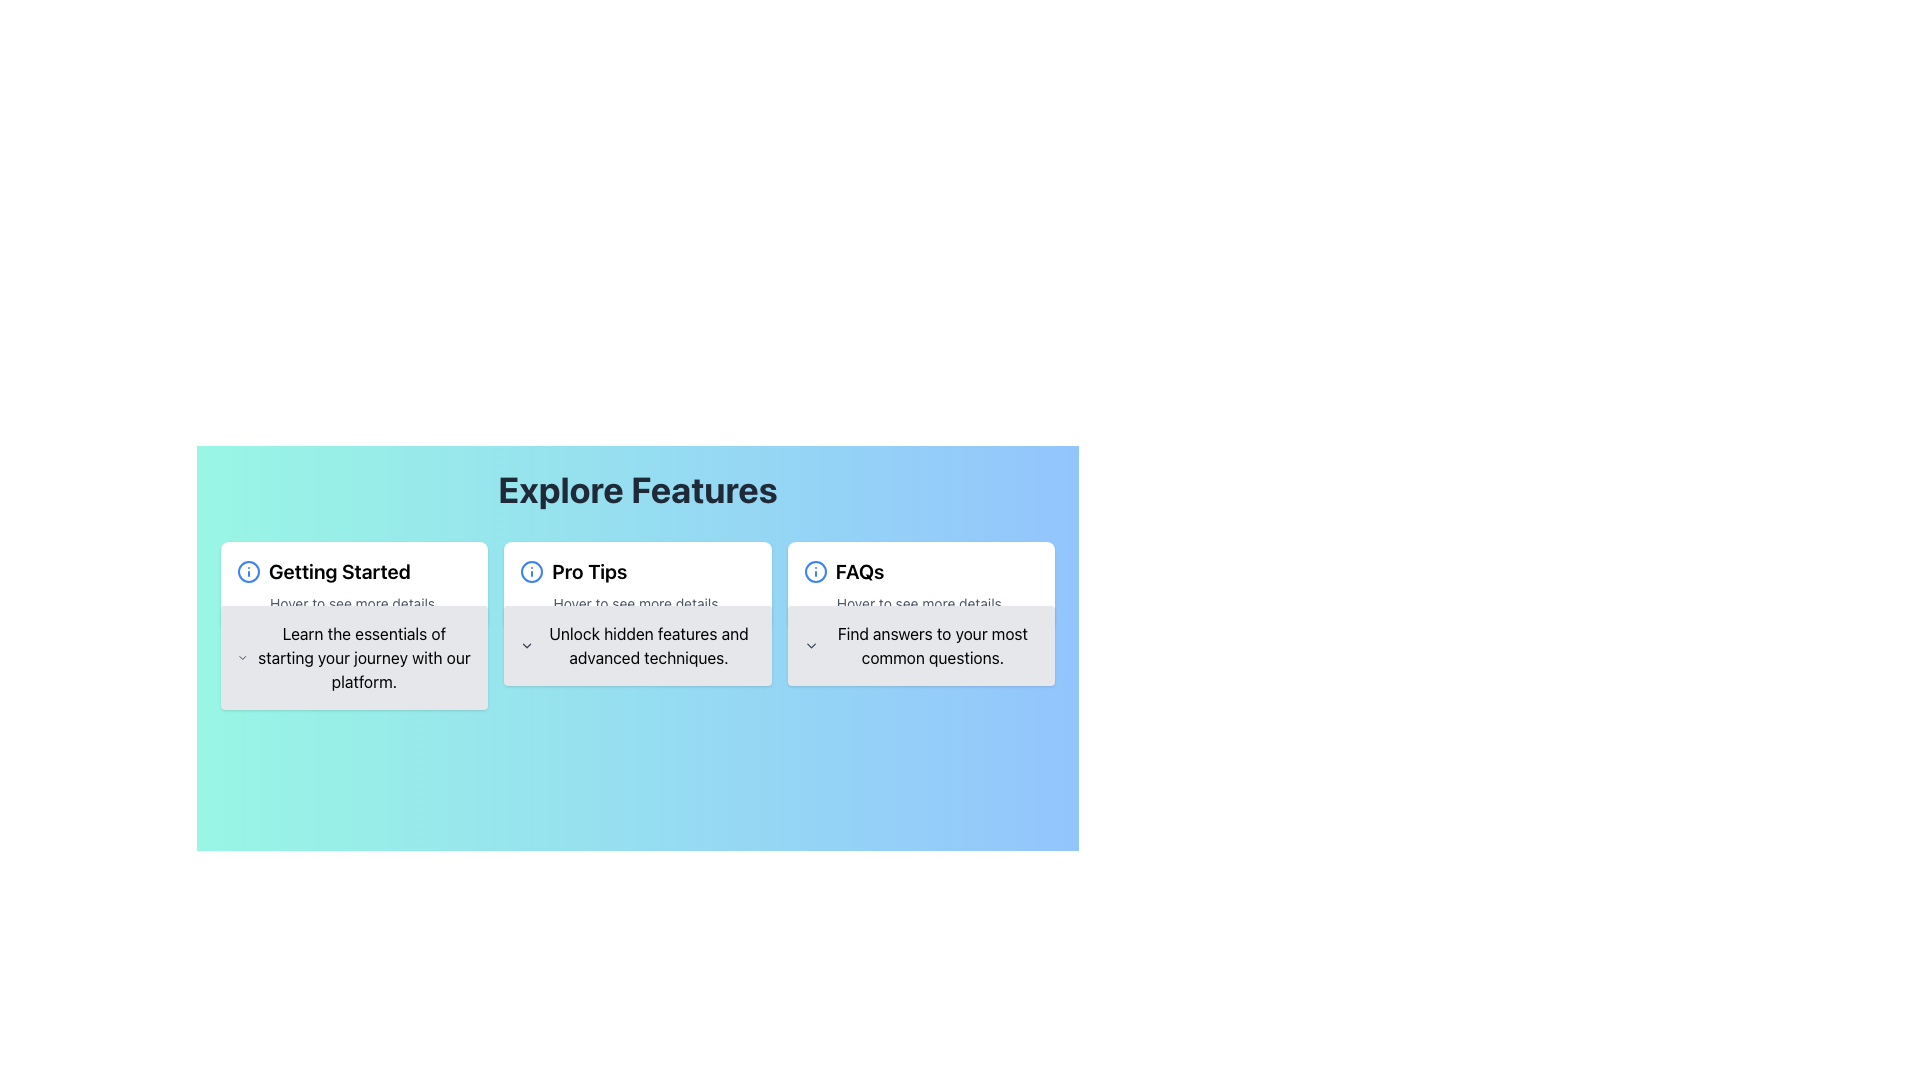  What do you see at coordinates (637, 489) in the screenshot?
I see `the Text Header that serves as an introductory label for the section, positioned above the informational cards labeled 'Getting Started,' 'Pro Tips,' and 'FAQs.'` at bounding box center [637, 489].